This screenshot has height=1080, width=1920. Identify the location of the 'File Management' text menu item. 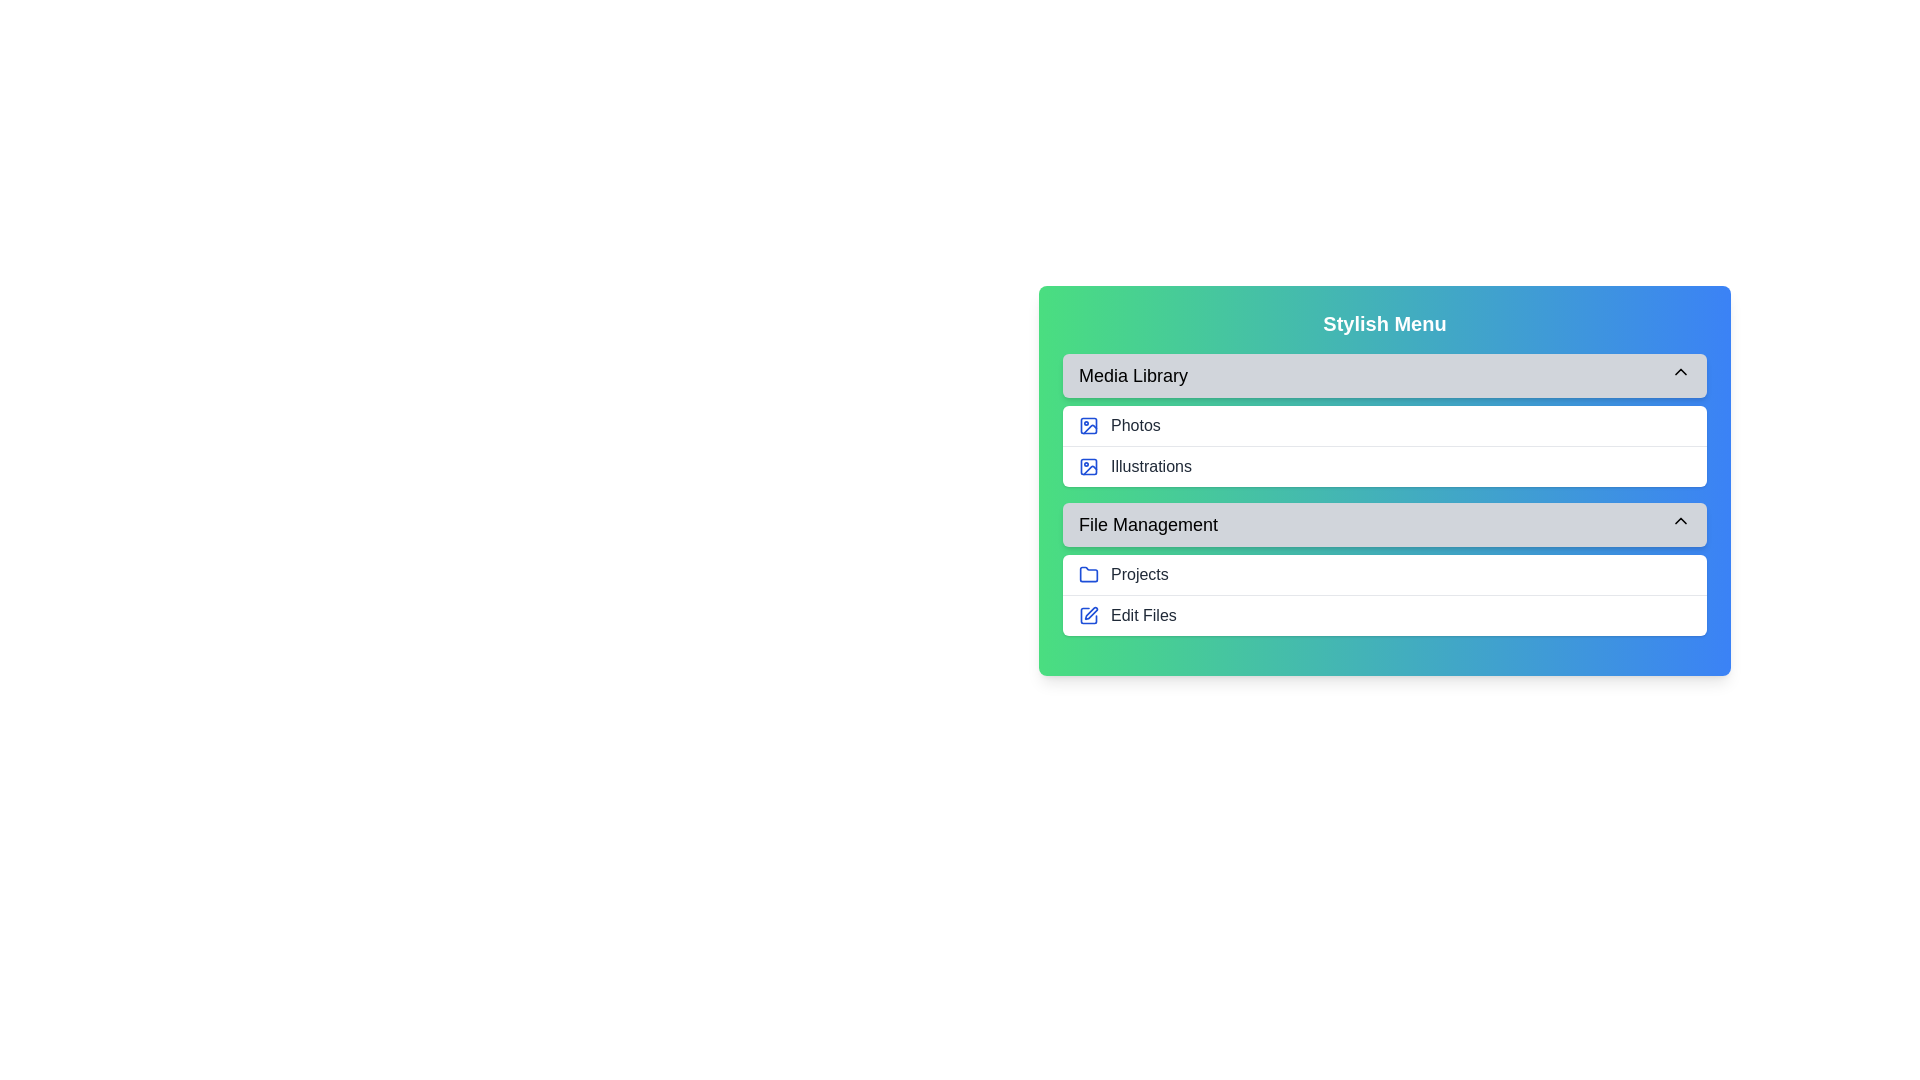
(1148, 523).